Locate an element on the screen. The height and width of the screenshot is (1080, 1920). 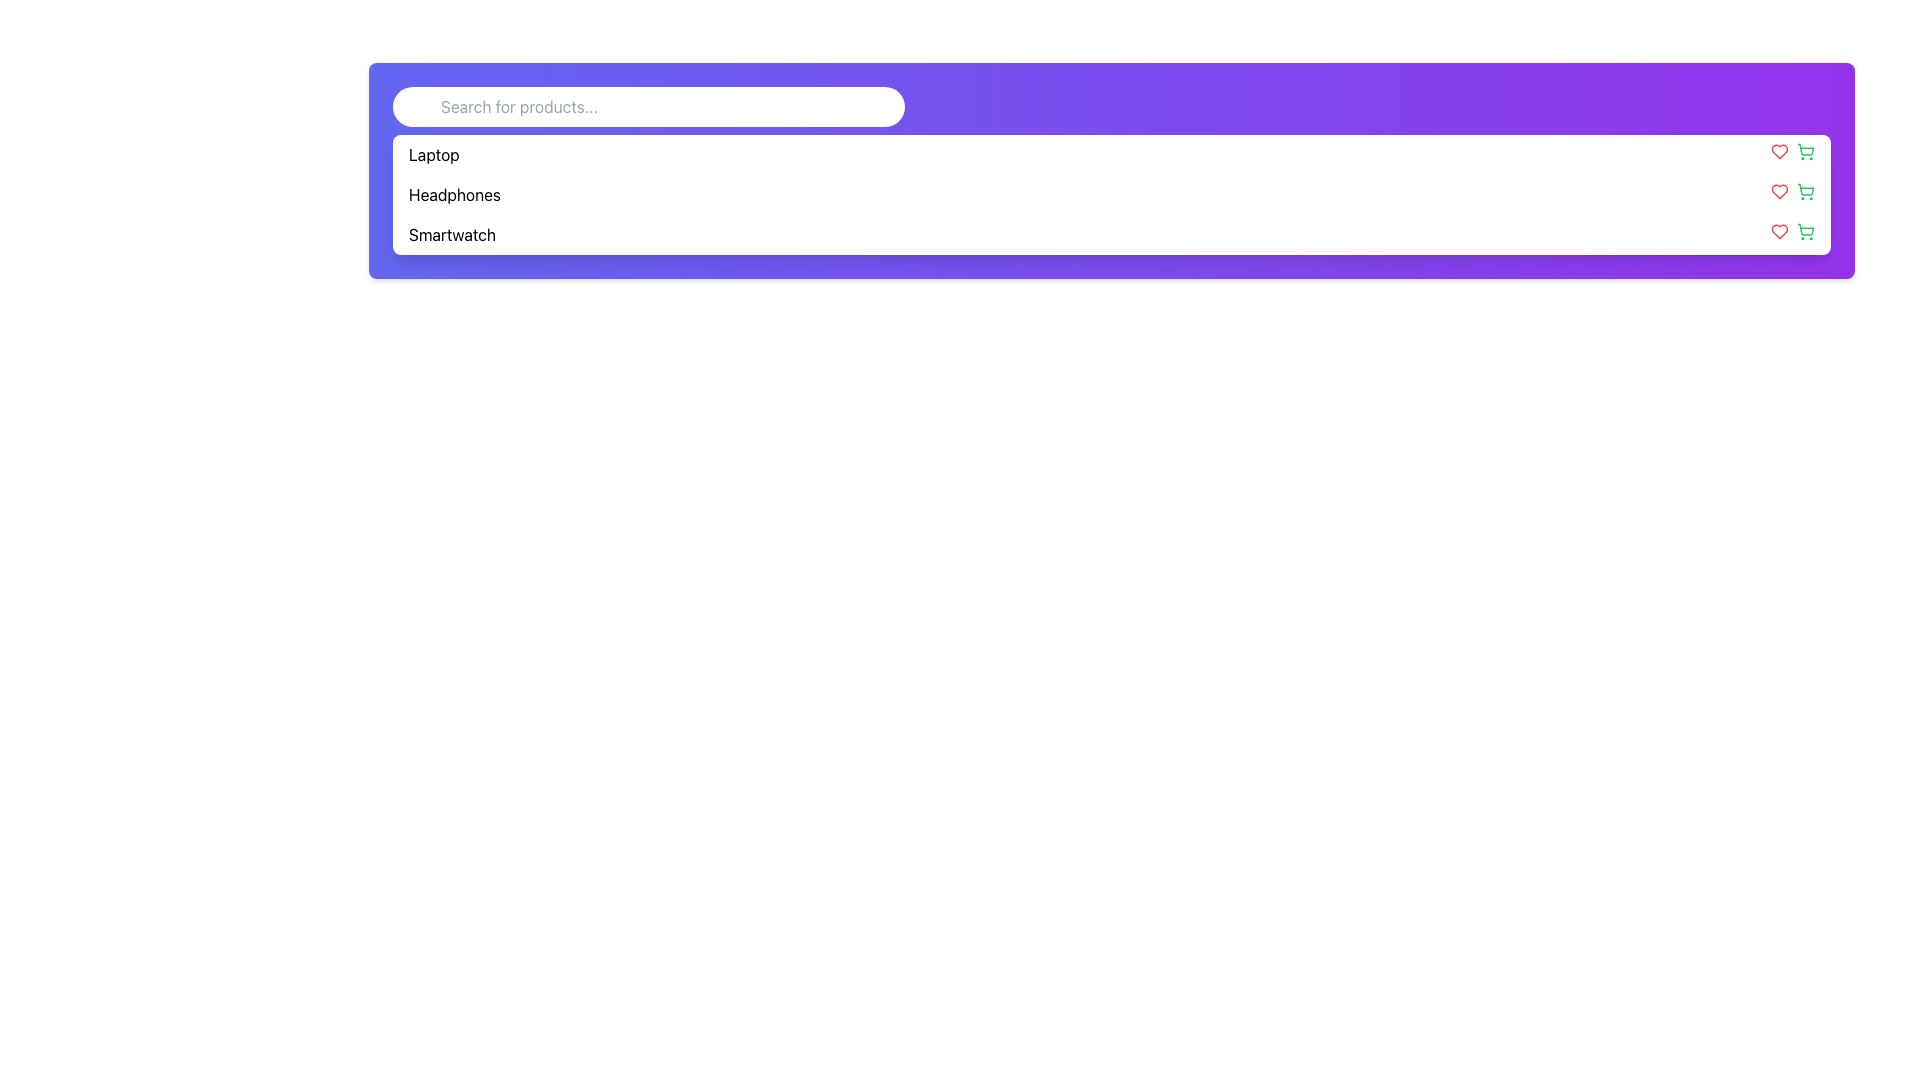
the add to cart button icon, which is the second icon in the group of icons to the right of the product list row is located at coordinates (1805, 192).